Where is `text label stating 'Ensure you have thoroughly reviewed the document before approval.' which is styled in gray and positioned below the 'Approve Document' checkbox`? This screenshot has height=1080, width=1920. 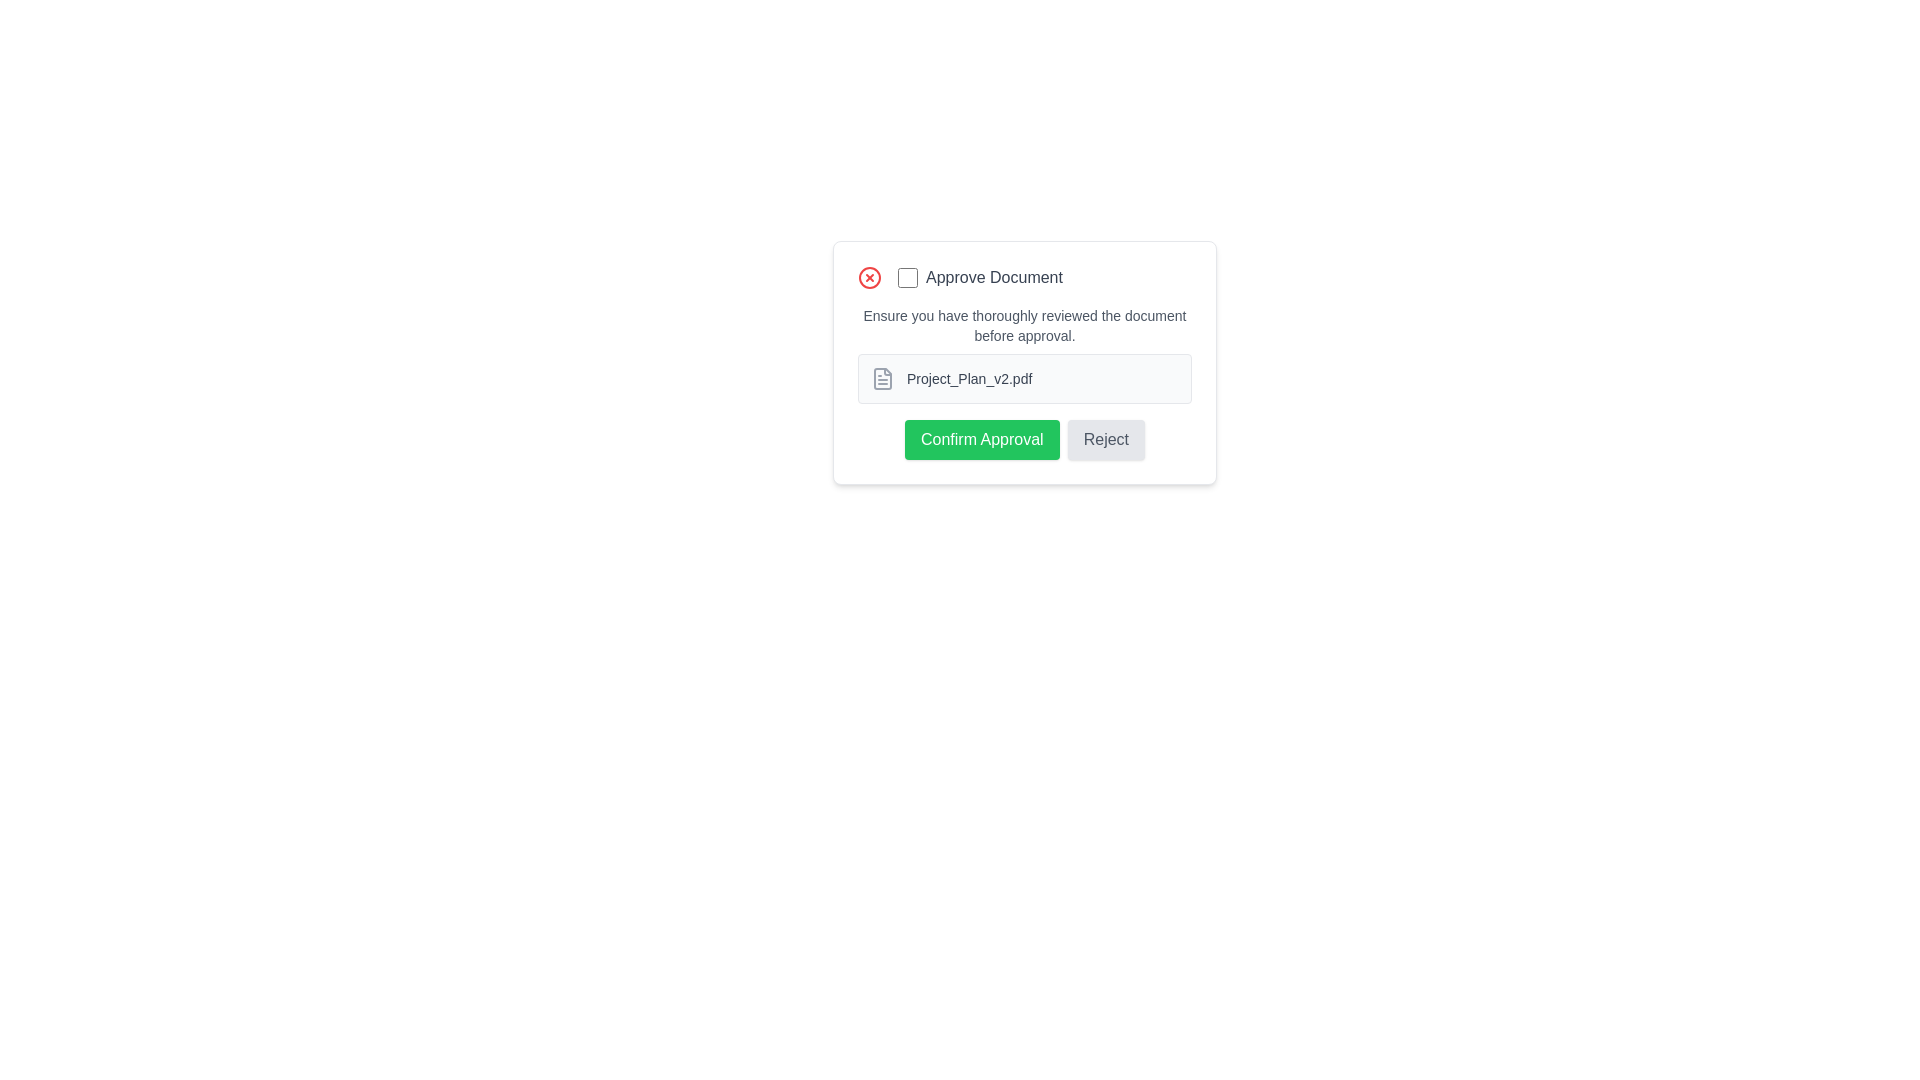
text label stating 'Ensure you have thoroughly reviewed the document before approval.' which is styled in gray and positioned below the 'Approve Document' checkbox is located at coordinates (1025, 325).